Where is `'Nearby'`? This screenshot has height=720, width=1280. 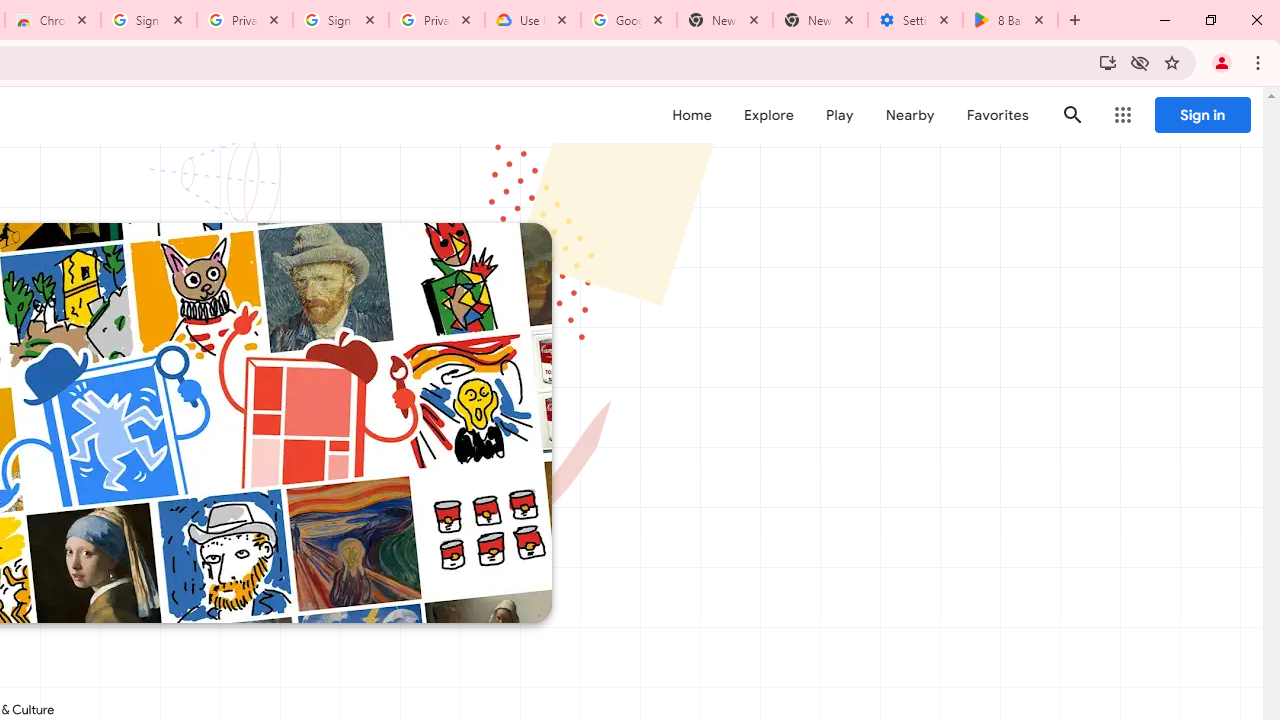
'Nearby' is located at coordinates (909, 115).